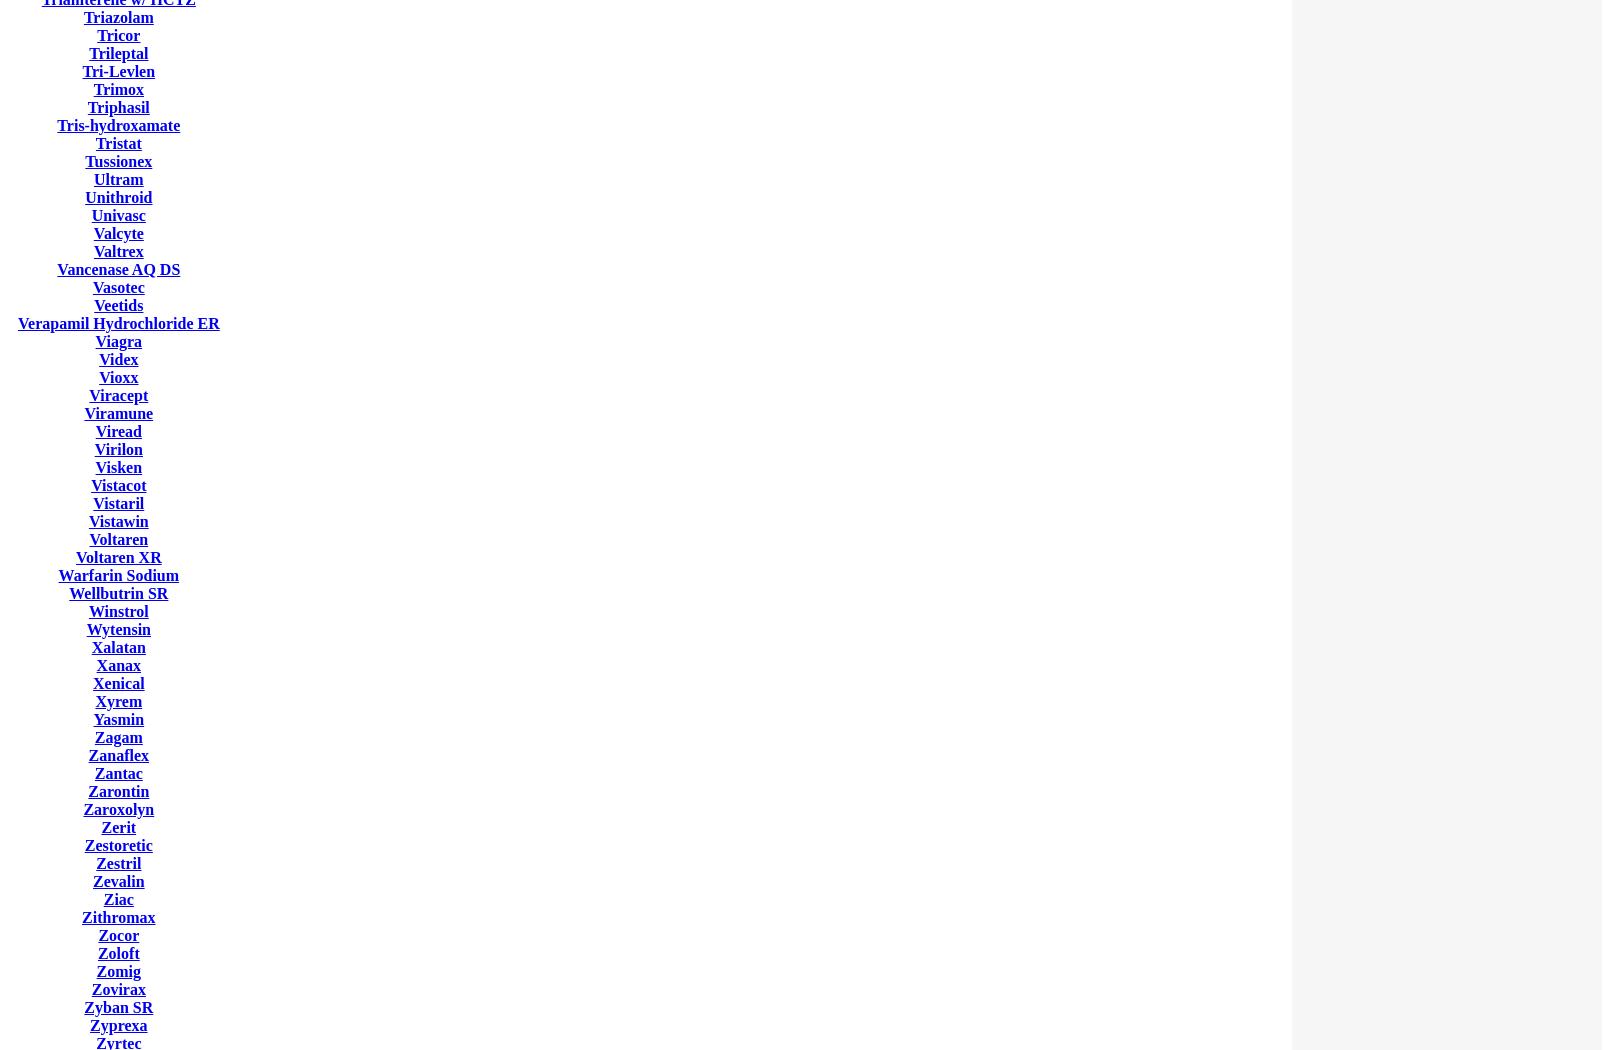 The width and height of the screenshot is (1619, 1050). I want to click on 'Zestoretic', so click(118, 845).